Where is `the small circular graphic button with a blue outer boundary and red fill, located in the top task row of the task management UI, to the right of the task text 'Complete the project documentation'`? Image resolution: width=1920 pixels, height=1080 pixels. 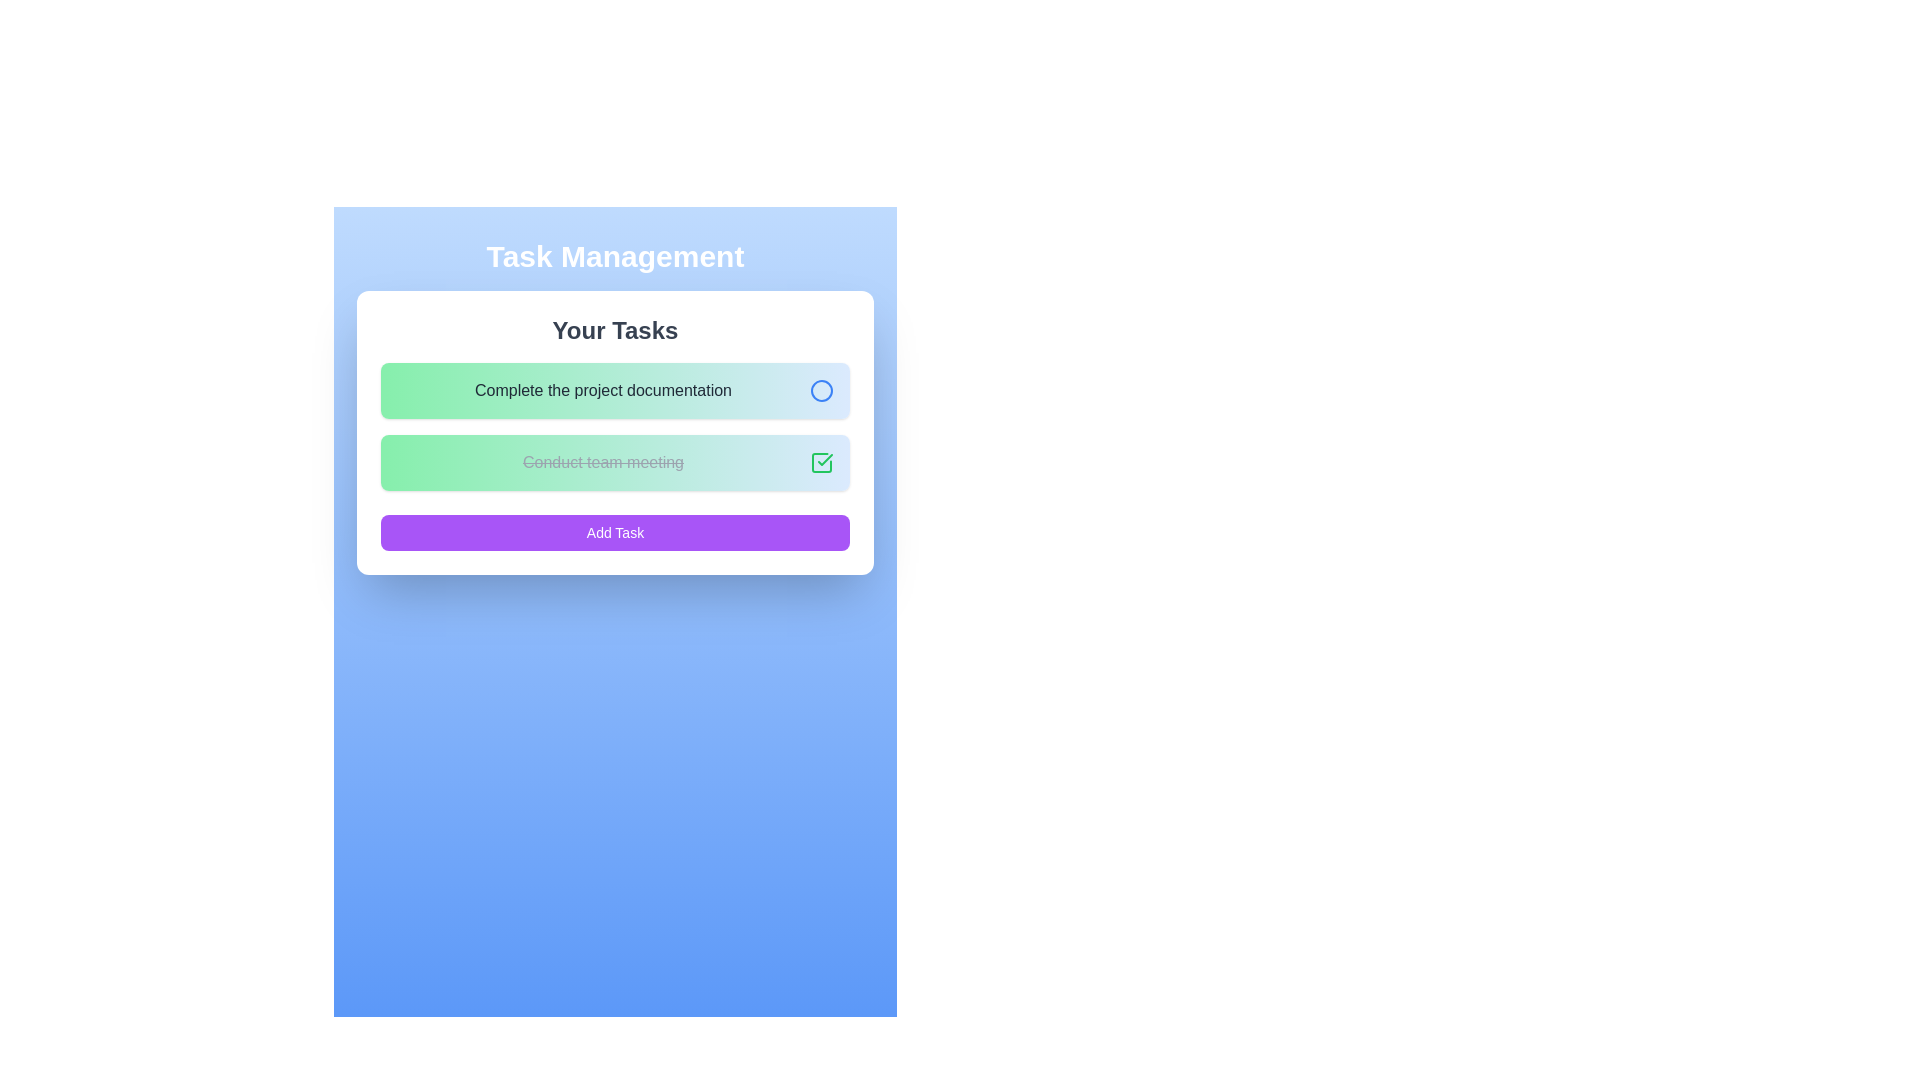 the small circular graphic button with a blue outer boundary and red fill, located in the top task row of the task management UI, to the right of the task text 'Complete the project documentation' is located at coordinates (821, 390).